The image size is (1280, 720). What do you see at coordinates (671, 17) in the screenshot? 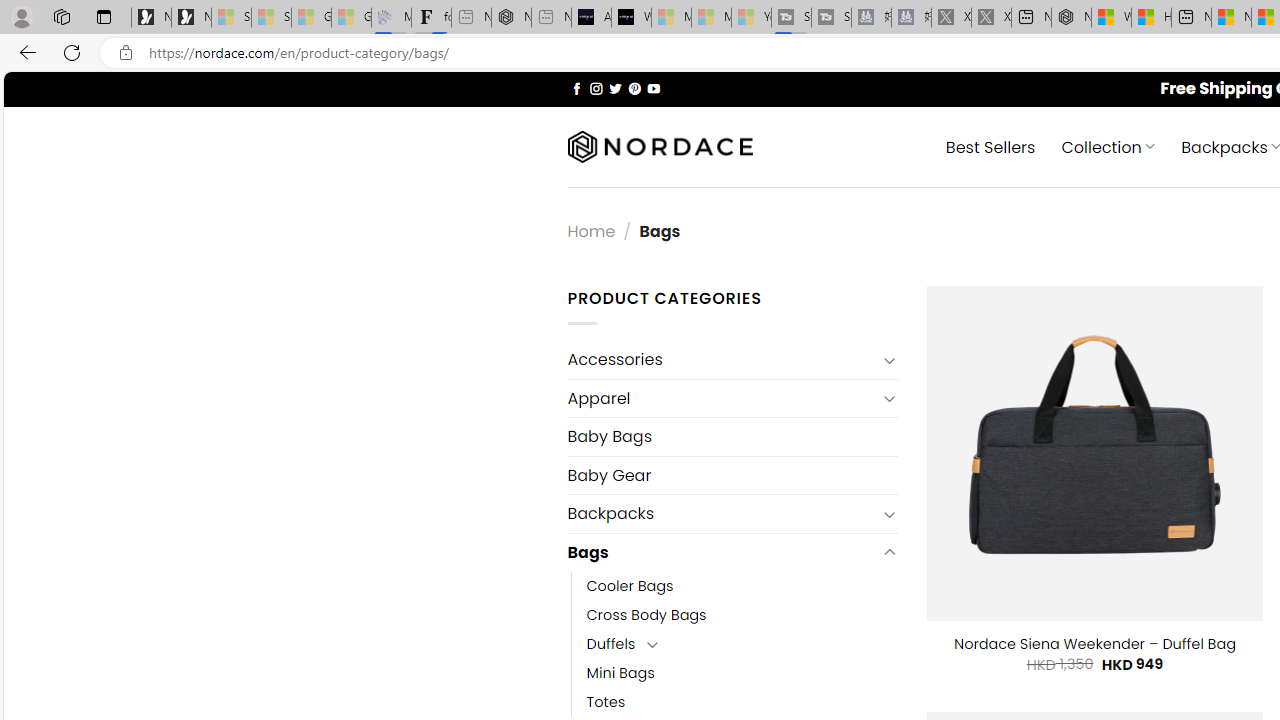
I see `'Microsoft Start Sports - Sleeping'` at bounding box center [671, 17].